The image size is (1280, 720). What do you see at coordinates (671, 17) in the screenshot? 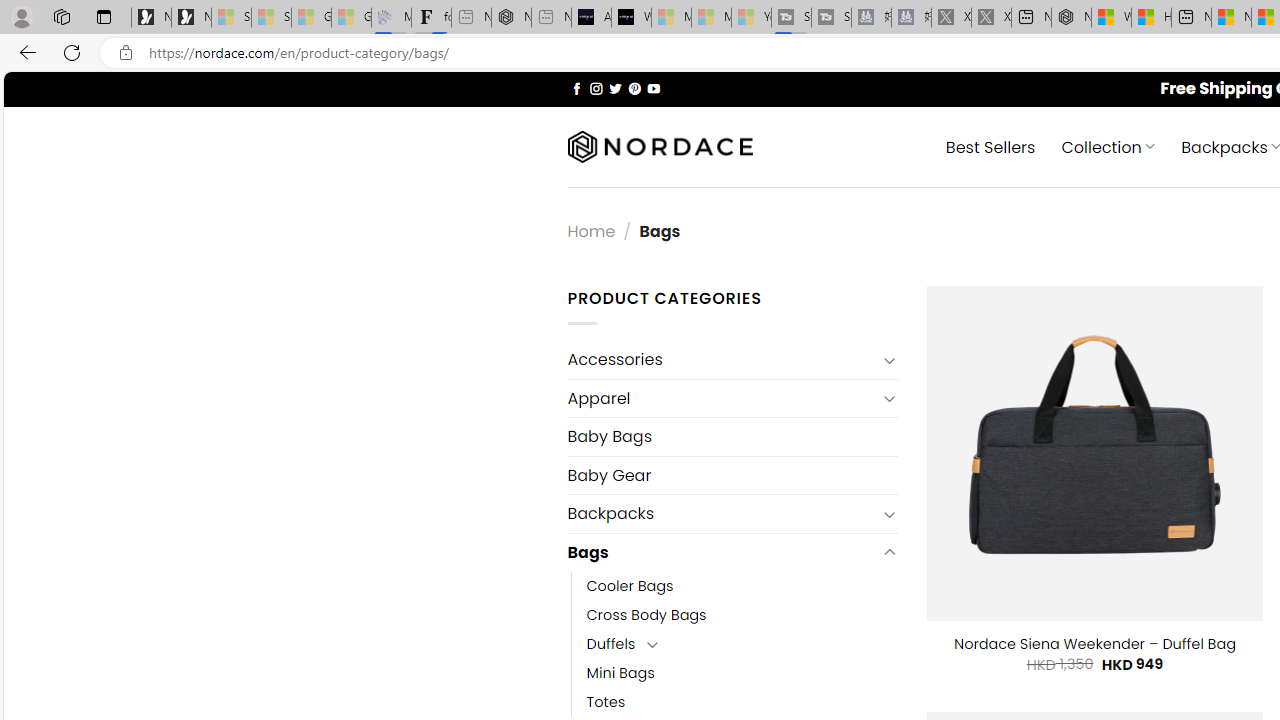
I see `'Microsoft Start Sports - Sleeping'` at bounding box center [671, 17].